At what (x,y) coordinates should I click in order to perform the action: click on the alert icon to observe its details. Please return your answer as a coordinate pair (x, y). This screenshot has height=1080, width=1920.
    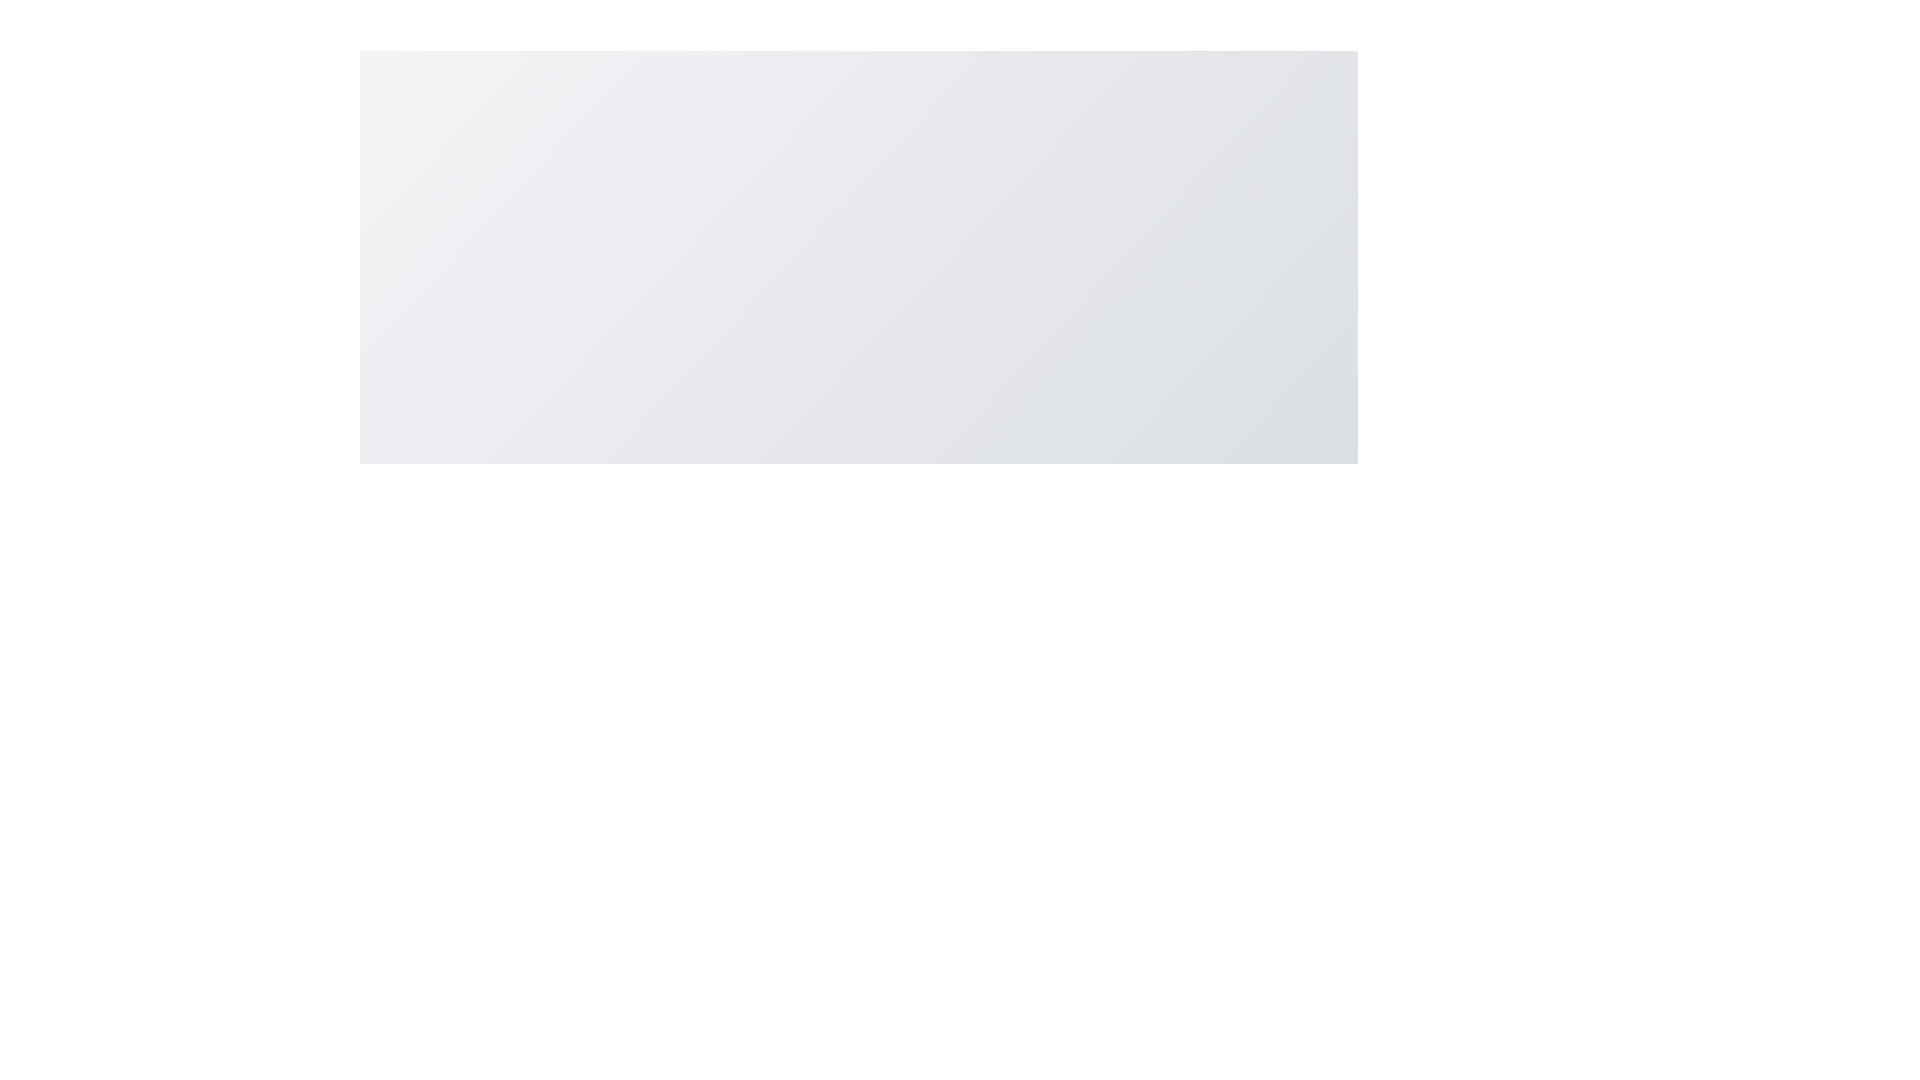
    Looking at the image, I should click on (636, 538).